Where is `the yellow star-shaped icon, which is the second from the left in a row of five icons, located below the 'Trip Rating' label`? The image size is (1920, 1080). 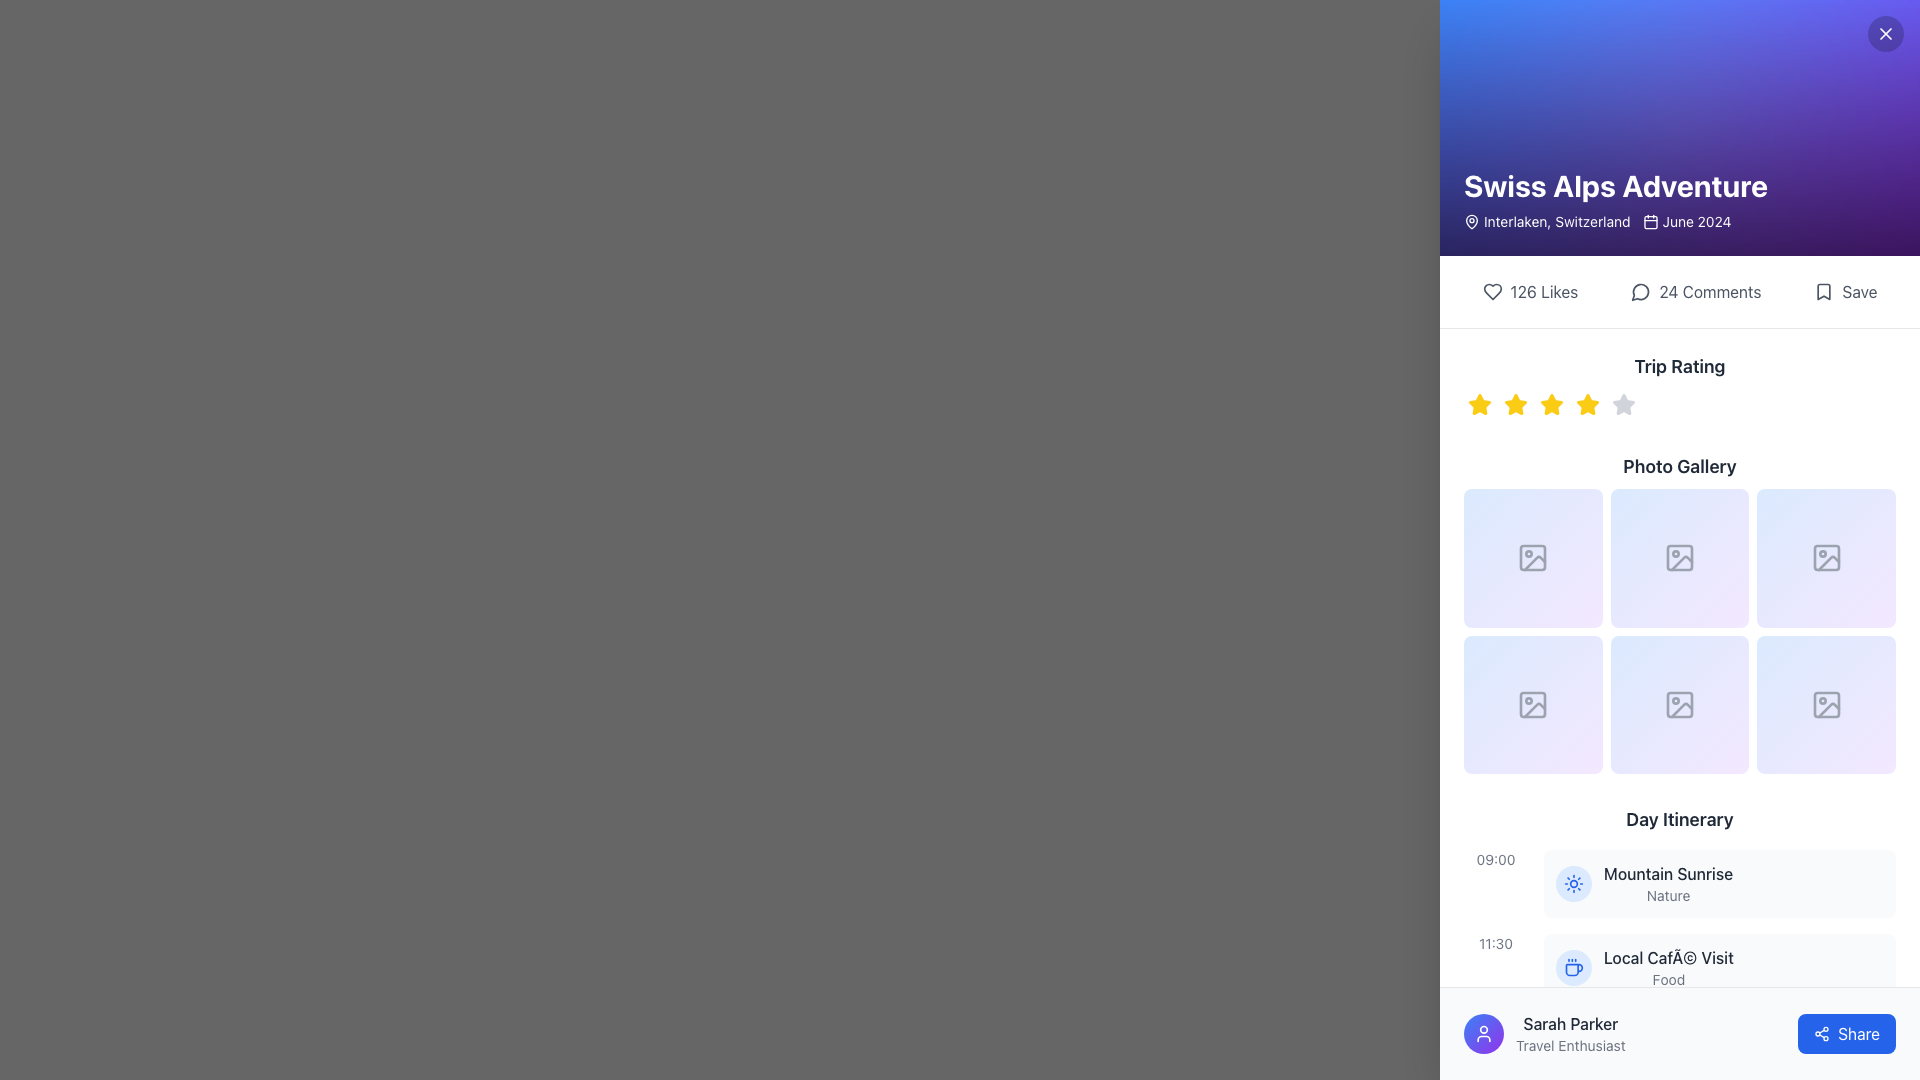 the yellow star-shaped icon, which is the second from the left in a row of five icons, located below the 'Trip Rating' label is located at coordinates (1516, 405).